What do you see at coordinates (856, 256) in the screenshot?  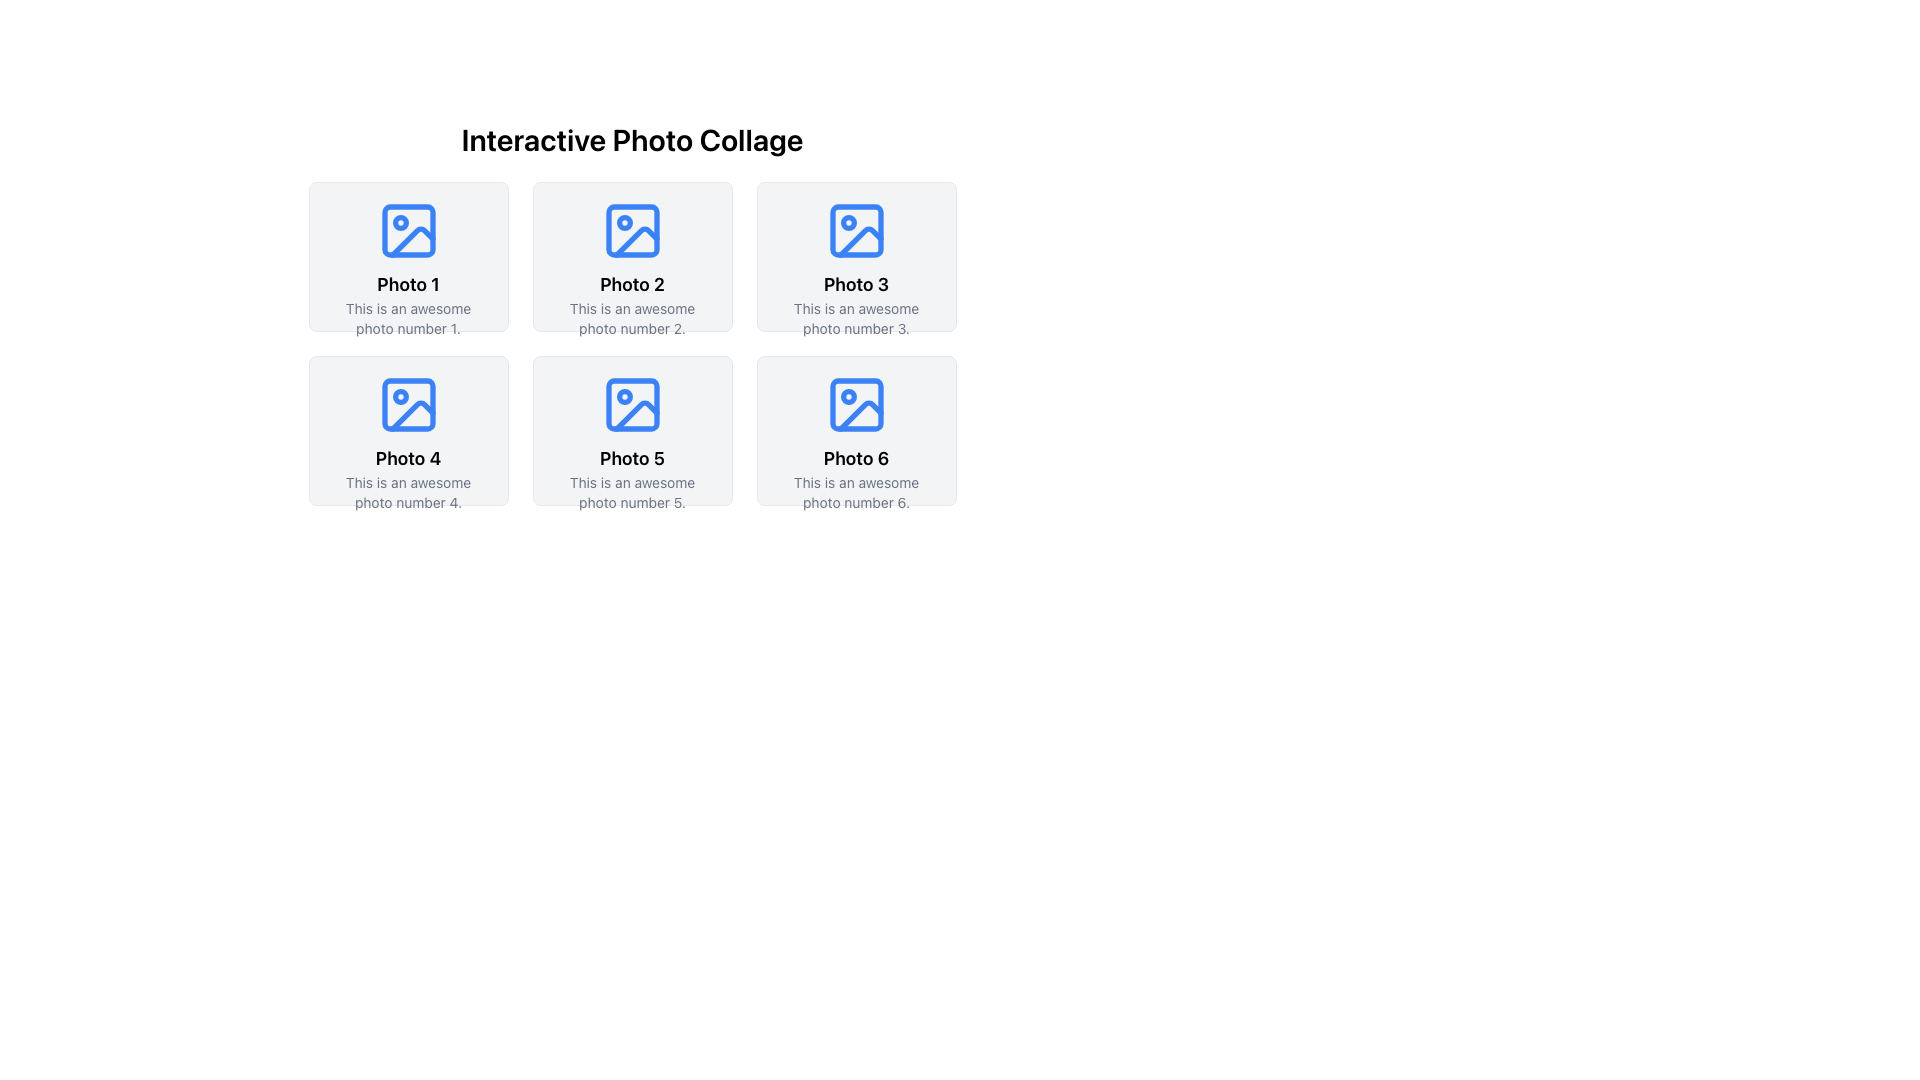 I see `the zoom in icon associated with 'Photo 3' to enlarge the content` at bounding box center [856, 256].